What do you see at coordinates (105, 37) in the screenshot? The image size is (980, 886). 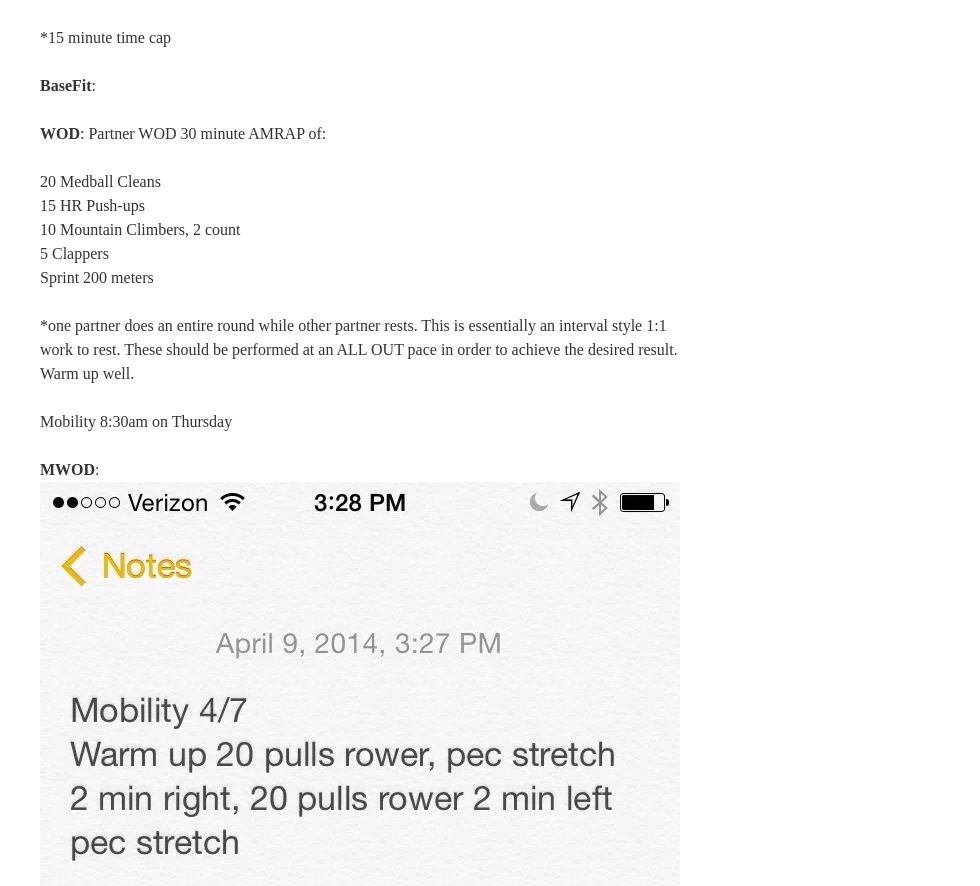 I see `'*15 minute time cap'` at bounding box center [105, 37].